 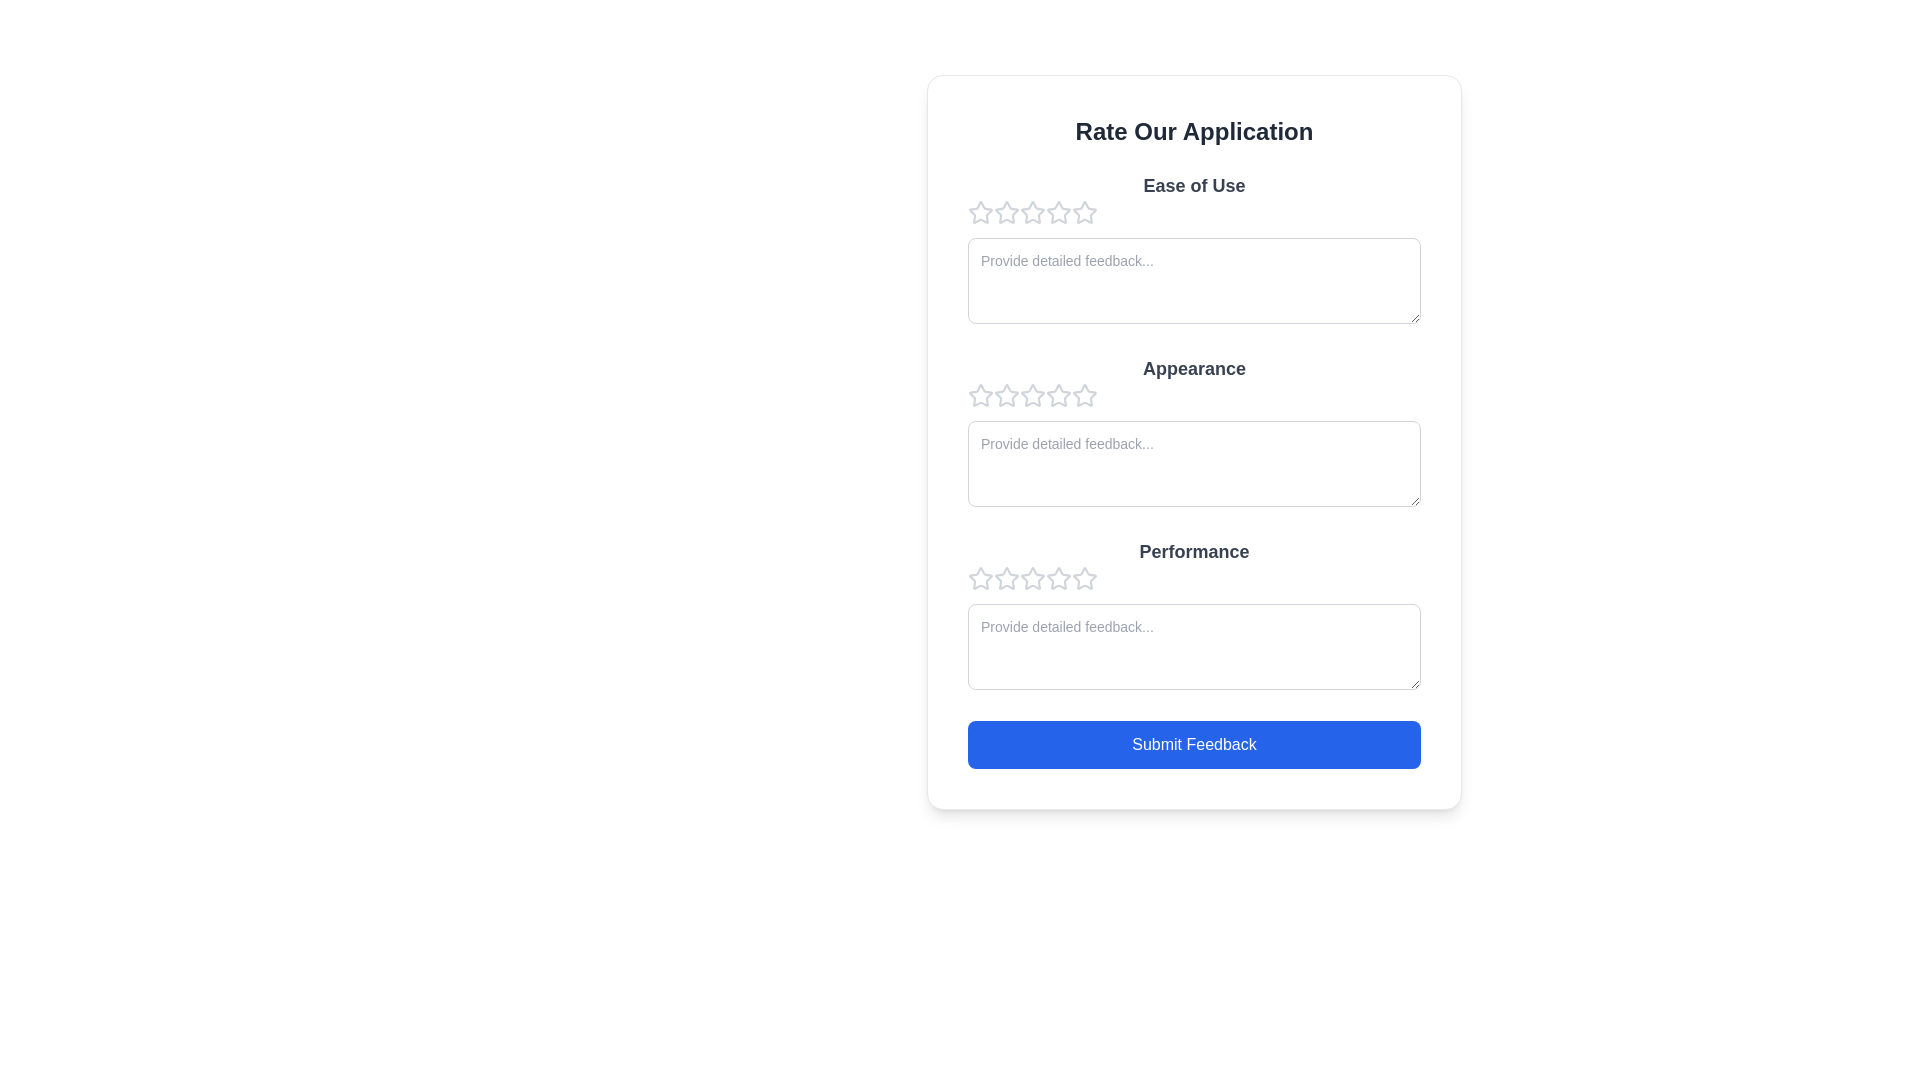 I want to click on the first star icon in the rating scale located under the 'Ease of Use' heading to enhance accessibility, so click(x=1007, y=212).